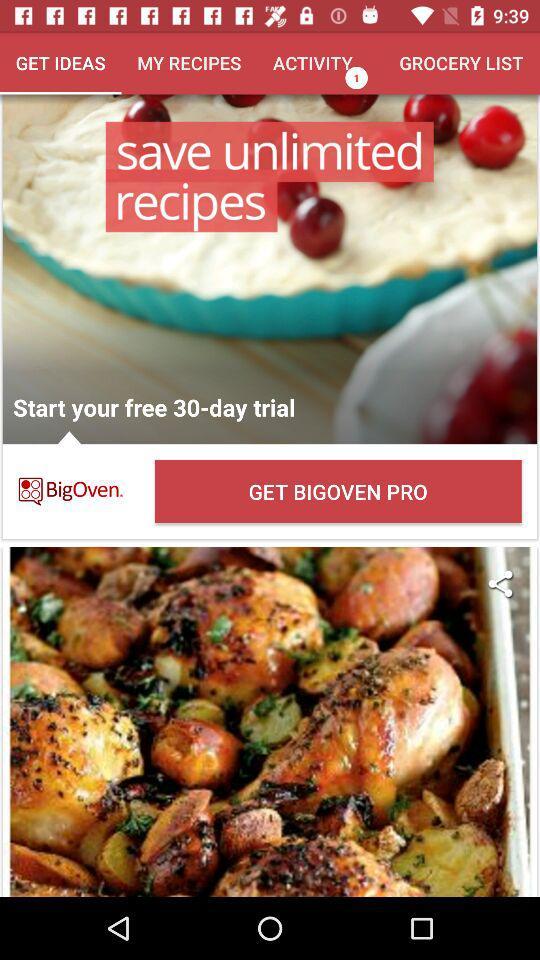 The height and width of the screenshot is (960, 540). Describe the element at coordinates (337, 490) in the screenshot. I see `get bigoven pro item` at that location.